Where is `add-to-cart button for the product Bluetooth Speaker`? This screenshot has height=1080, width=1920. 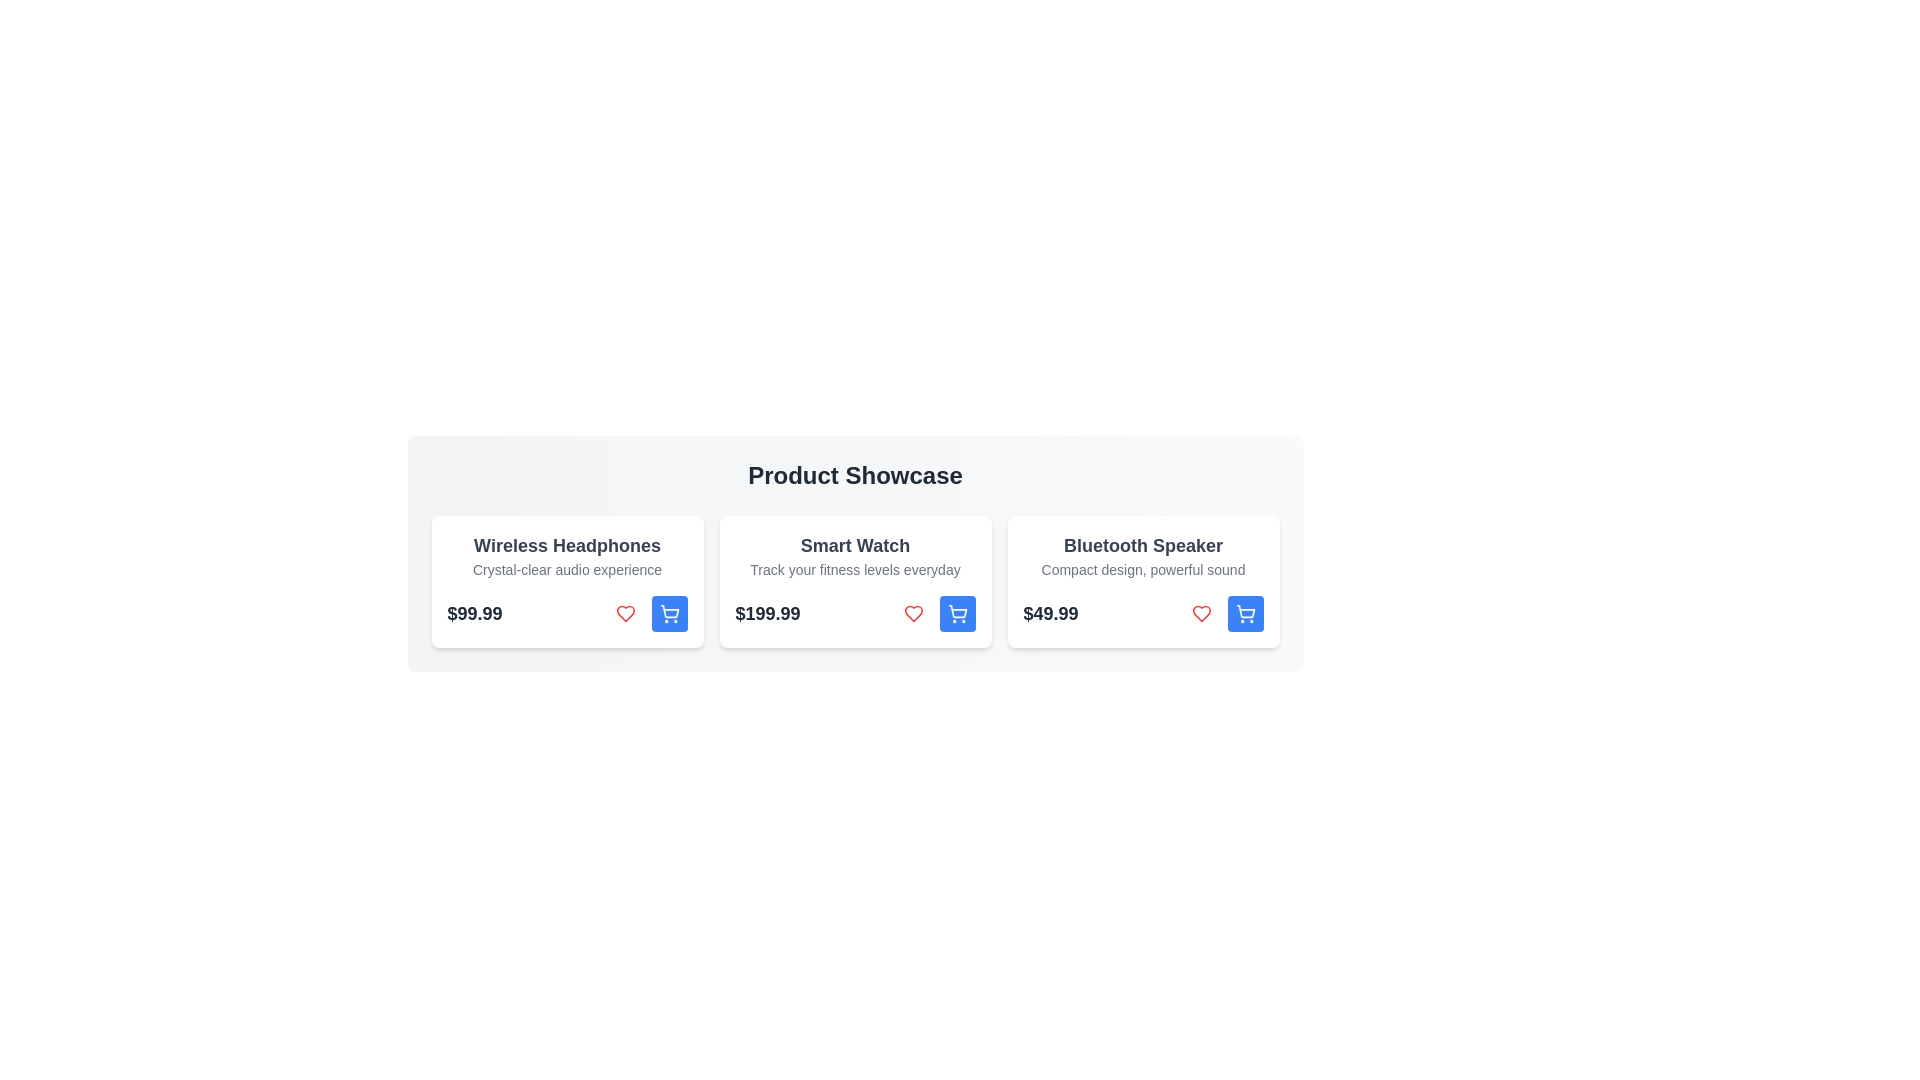
add-to-cart button for the product Bluetooth Speaker is located at coordinates (1244, 612).